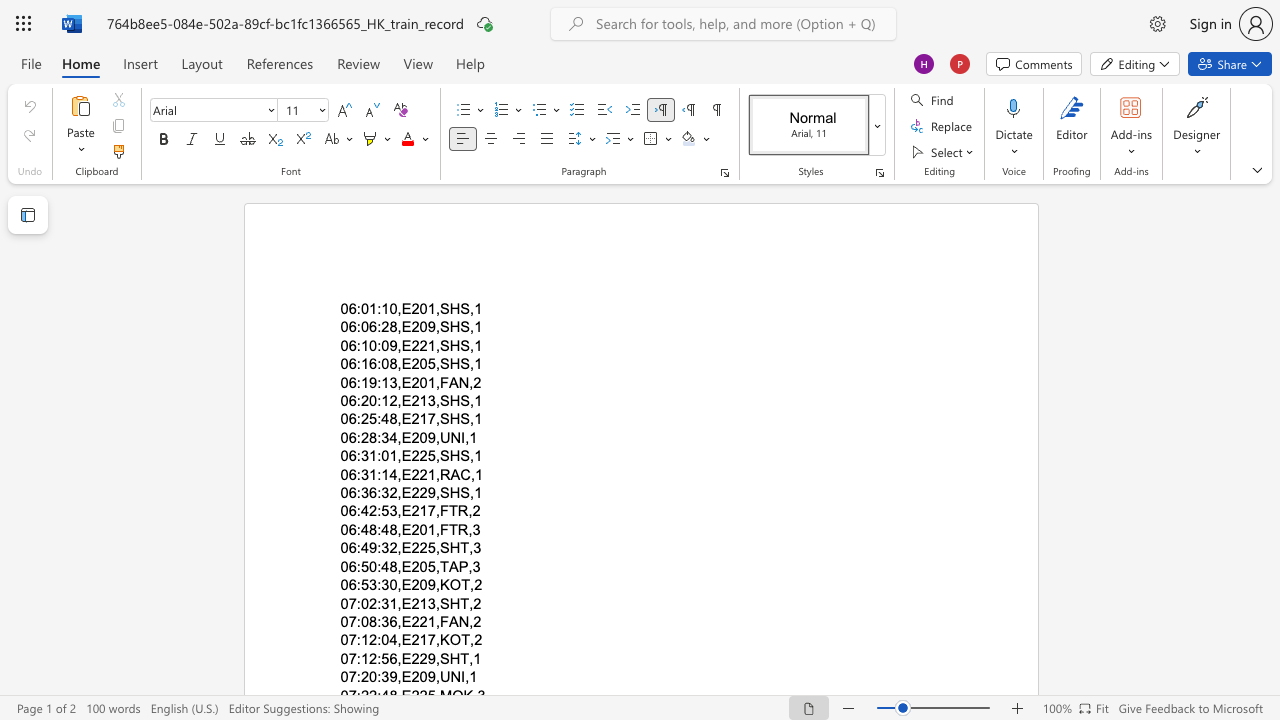 The width and height of the screenshot is (1280, 720). What do you see at coordinates (377, 456) in the screenshot?
I see `the subset text ":01,E" within the text "06:31:01,E225,SHS,1"` at bounding box center [377, 456].